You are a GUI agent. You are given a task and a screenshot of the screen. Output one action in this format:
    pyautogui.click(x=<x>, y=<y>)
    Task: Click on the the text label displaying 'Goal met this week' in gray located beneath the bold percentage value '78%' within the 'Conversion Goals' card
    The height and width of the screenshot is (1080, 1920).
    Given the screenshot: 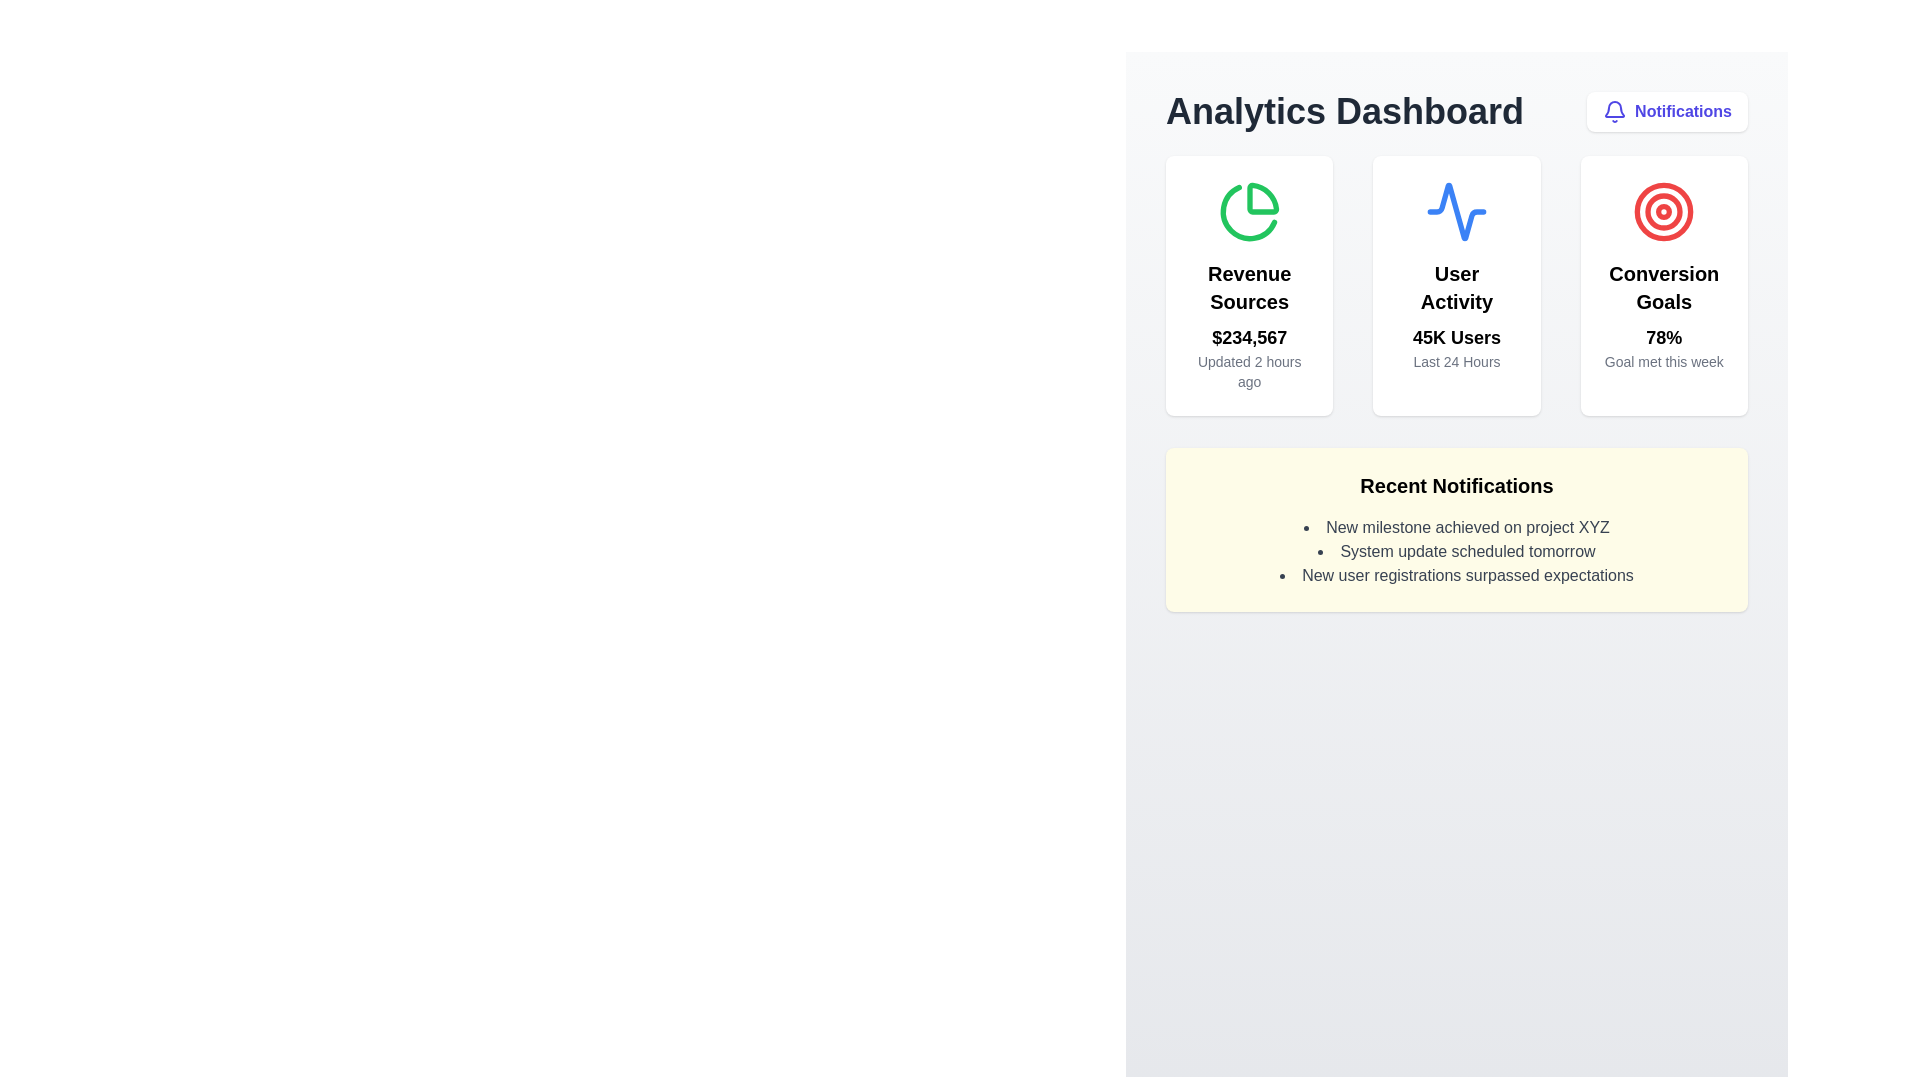 What is the action you would take?
    pyautogui.click(x=1664, y=362)
    